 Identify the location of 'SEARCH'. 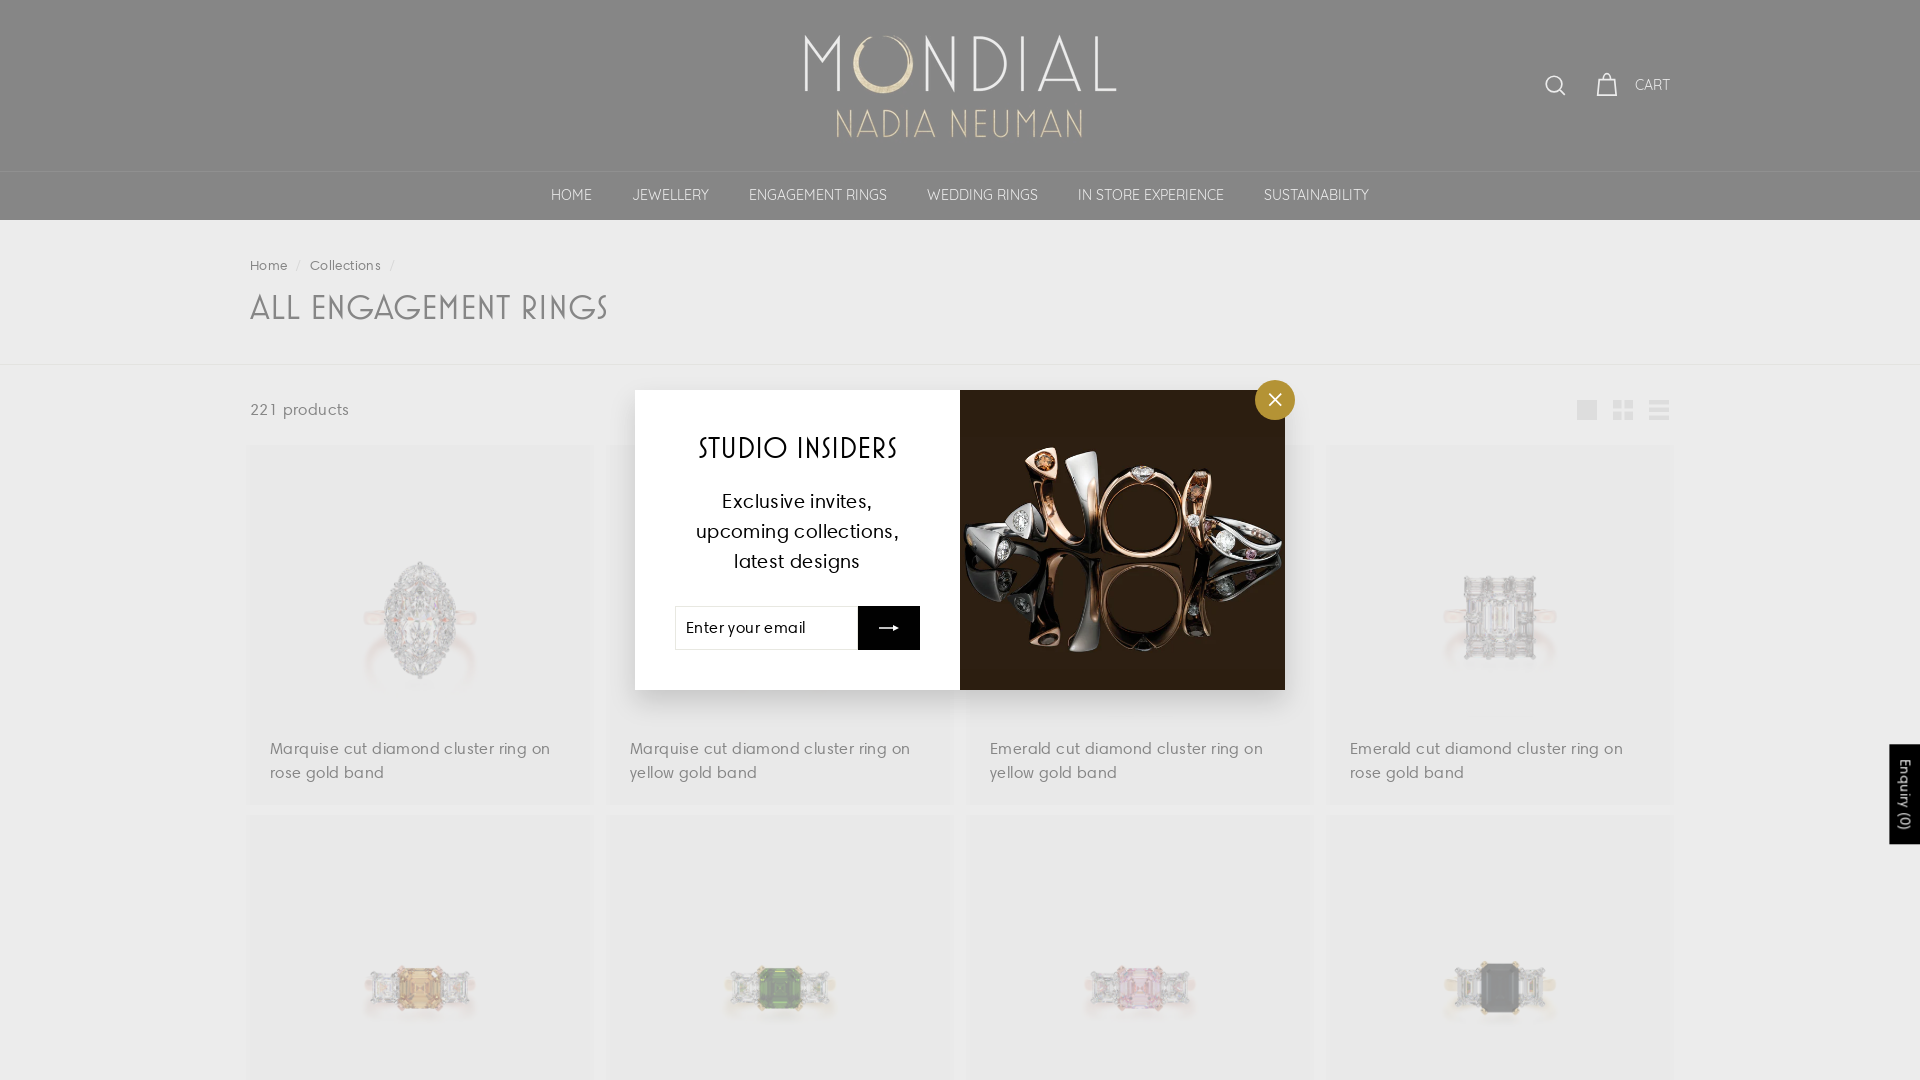
(1529, 84).